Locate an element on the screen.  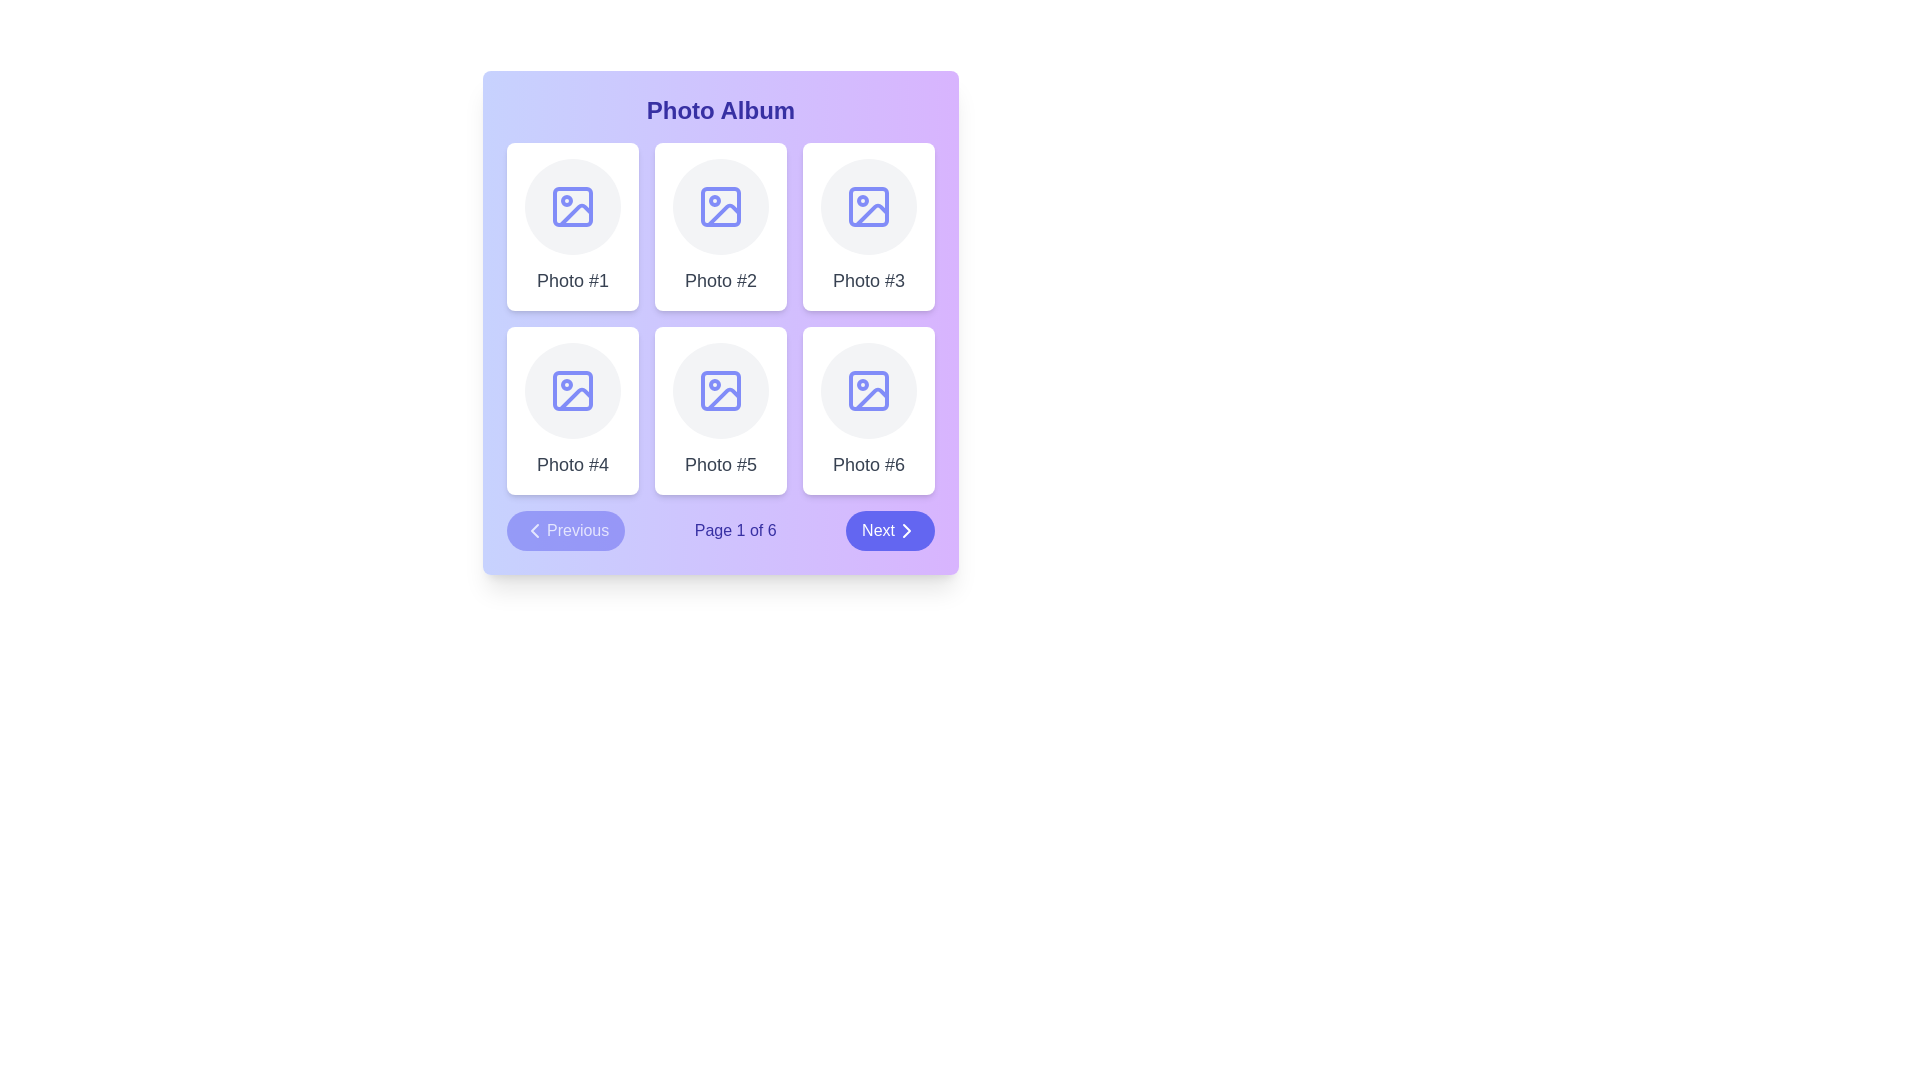
the rightward-pointing chevron icon within the blue circular button labeled 'Next' located at the bottom right corner of the navigation bar to trigger a tooltip or animated effect is located at coordinates (906, 530).